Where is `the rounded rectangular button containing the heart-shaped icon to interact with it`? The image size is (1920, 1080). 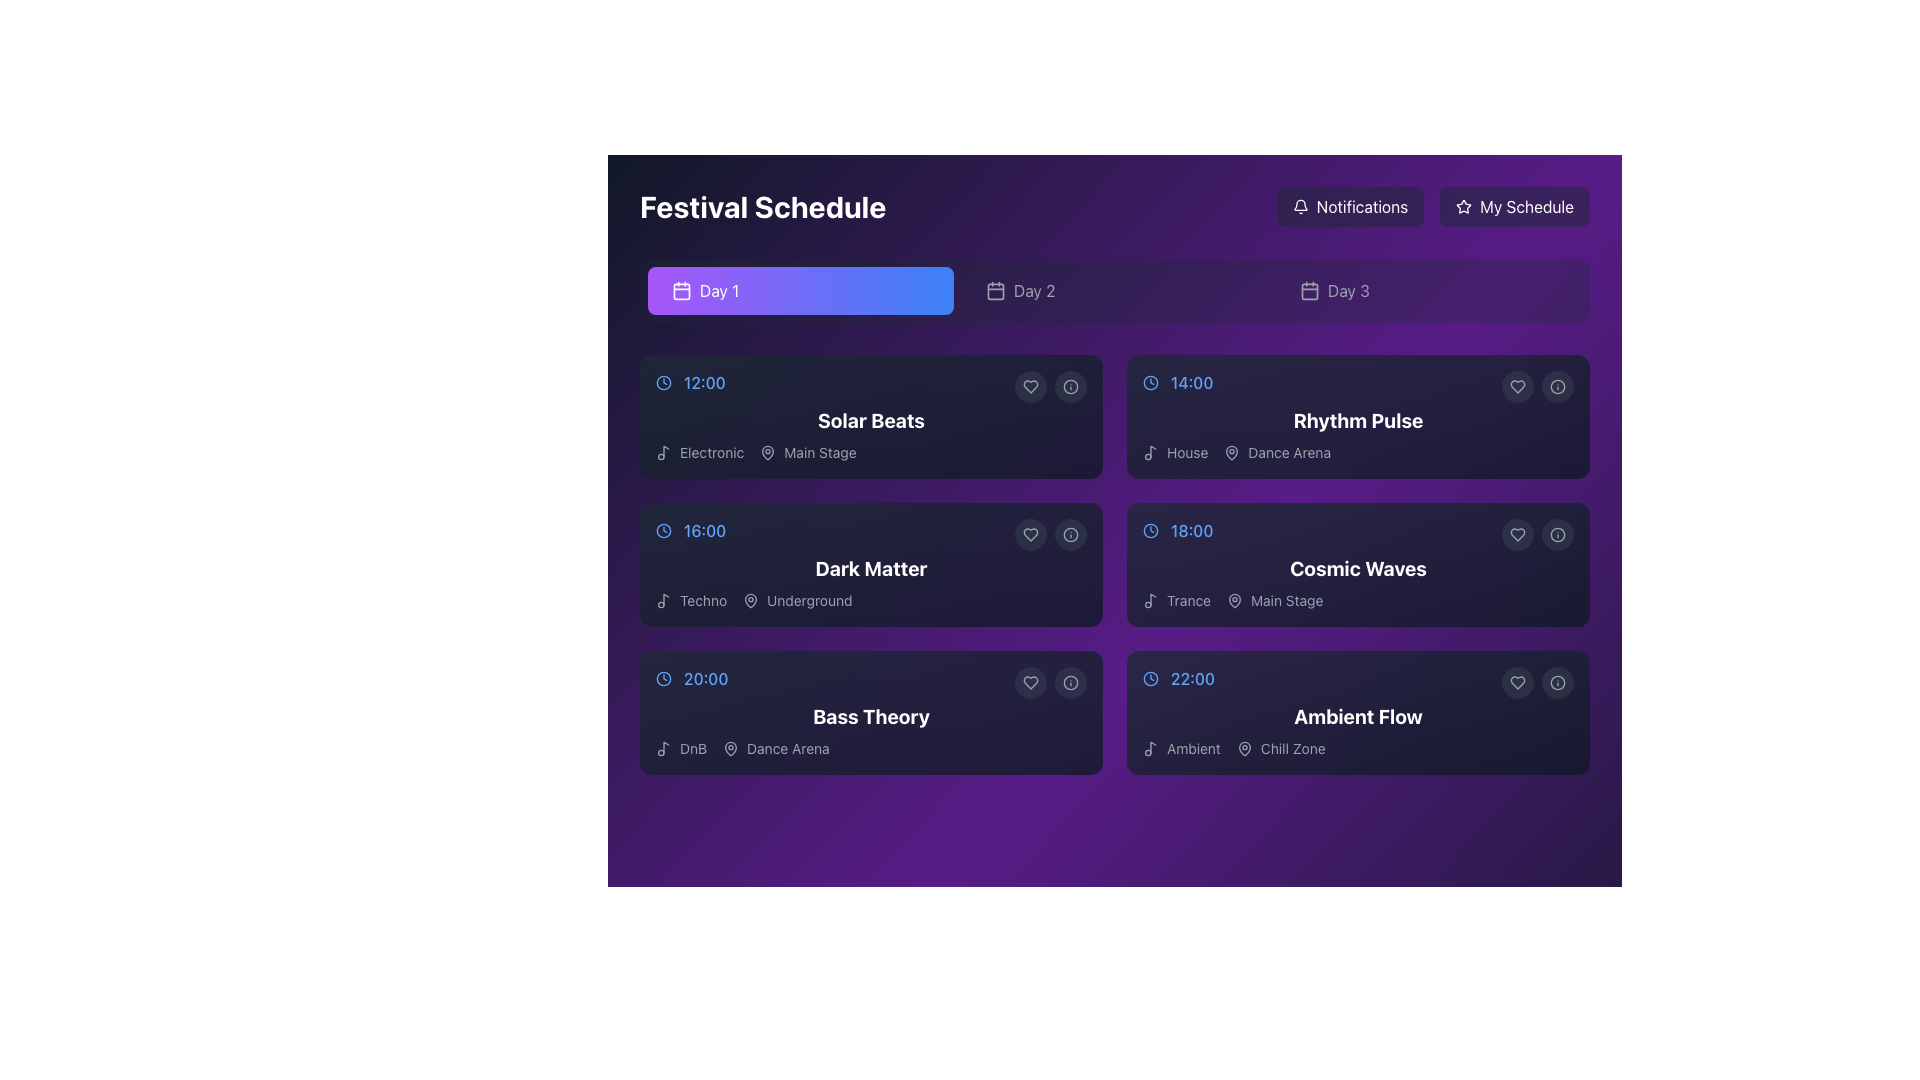 the rounded rectangular button containing the heart-shaped icon to interact with it is located at coordinates (1517, 534).